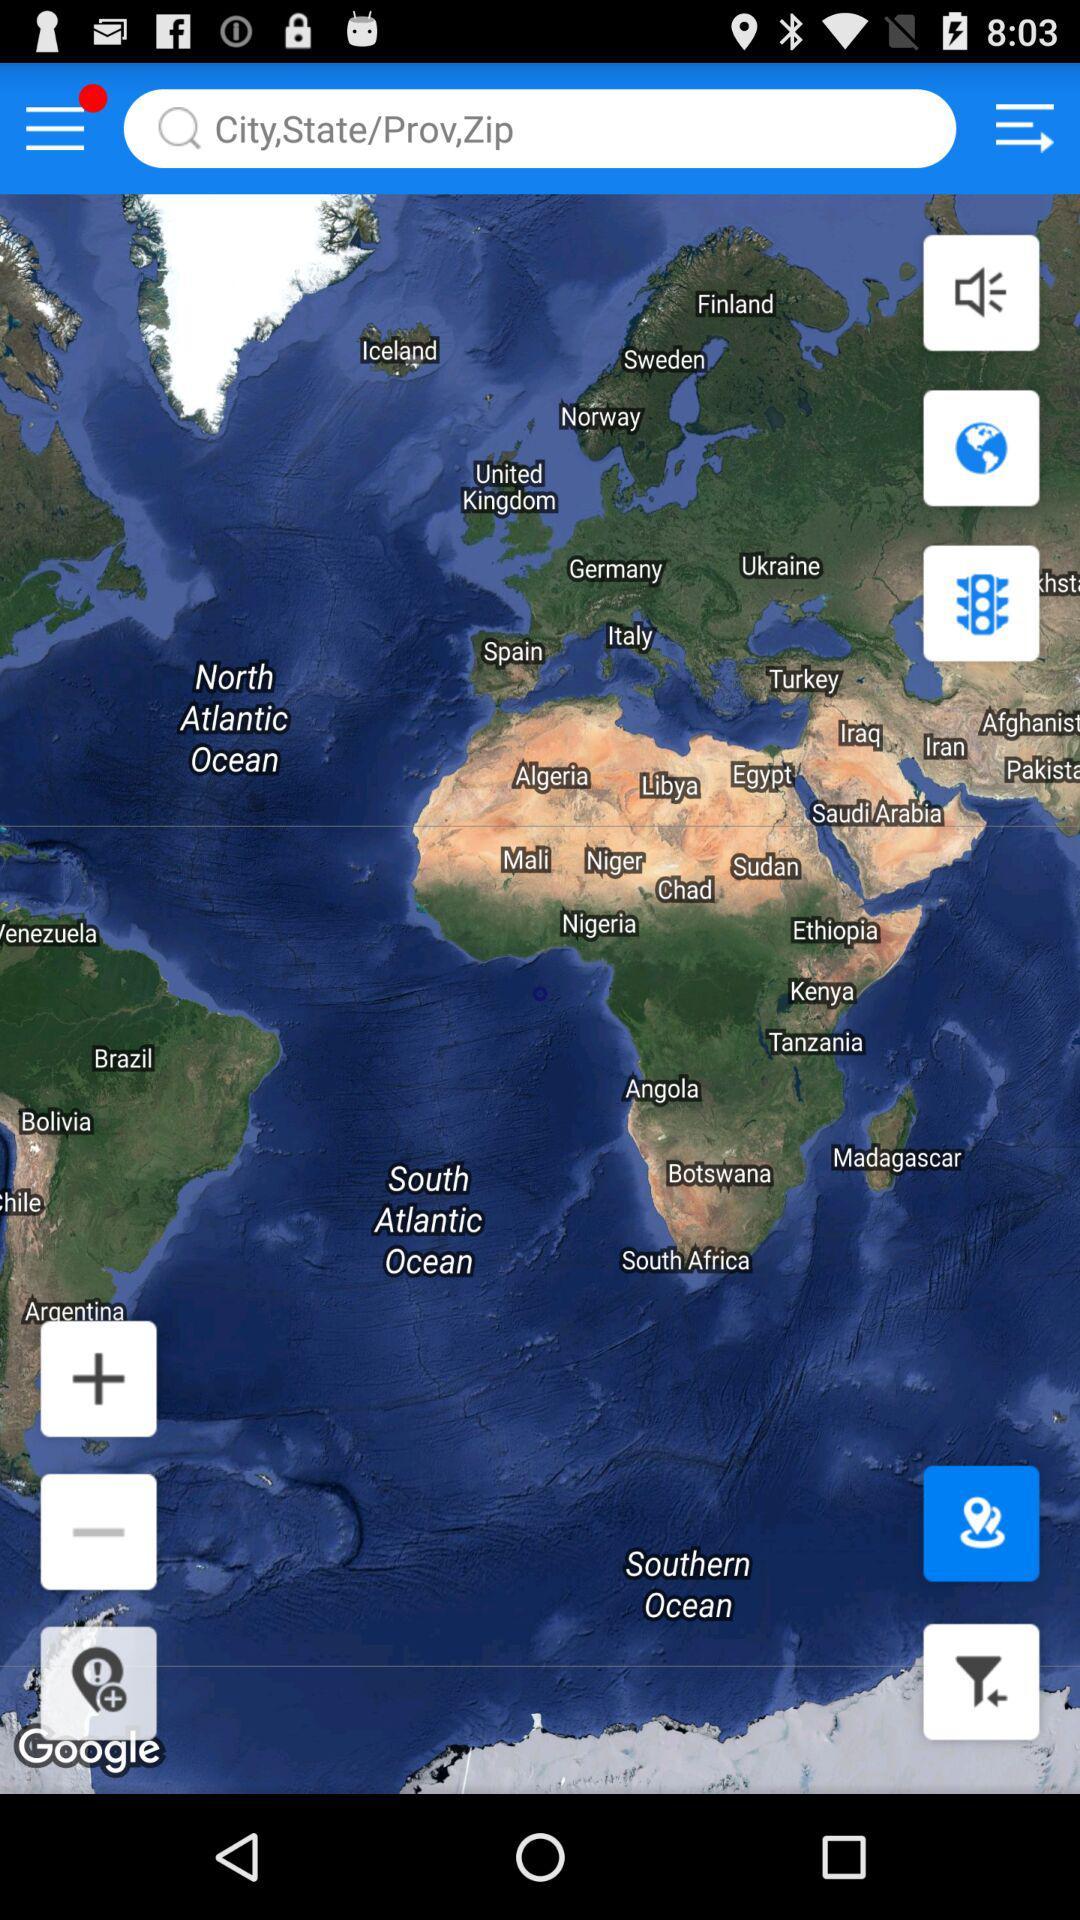 This screenshot has width=1080, height=1920. Describe the element at coordinates (980, 291) in the screenshot. I see `sound` at that location.